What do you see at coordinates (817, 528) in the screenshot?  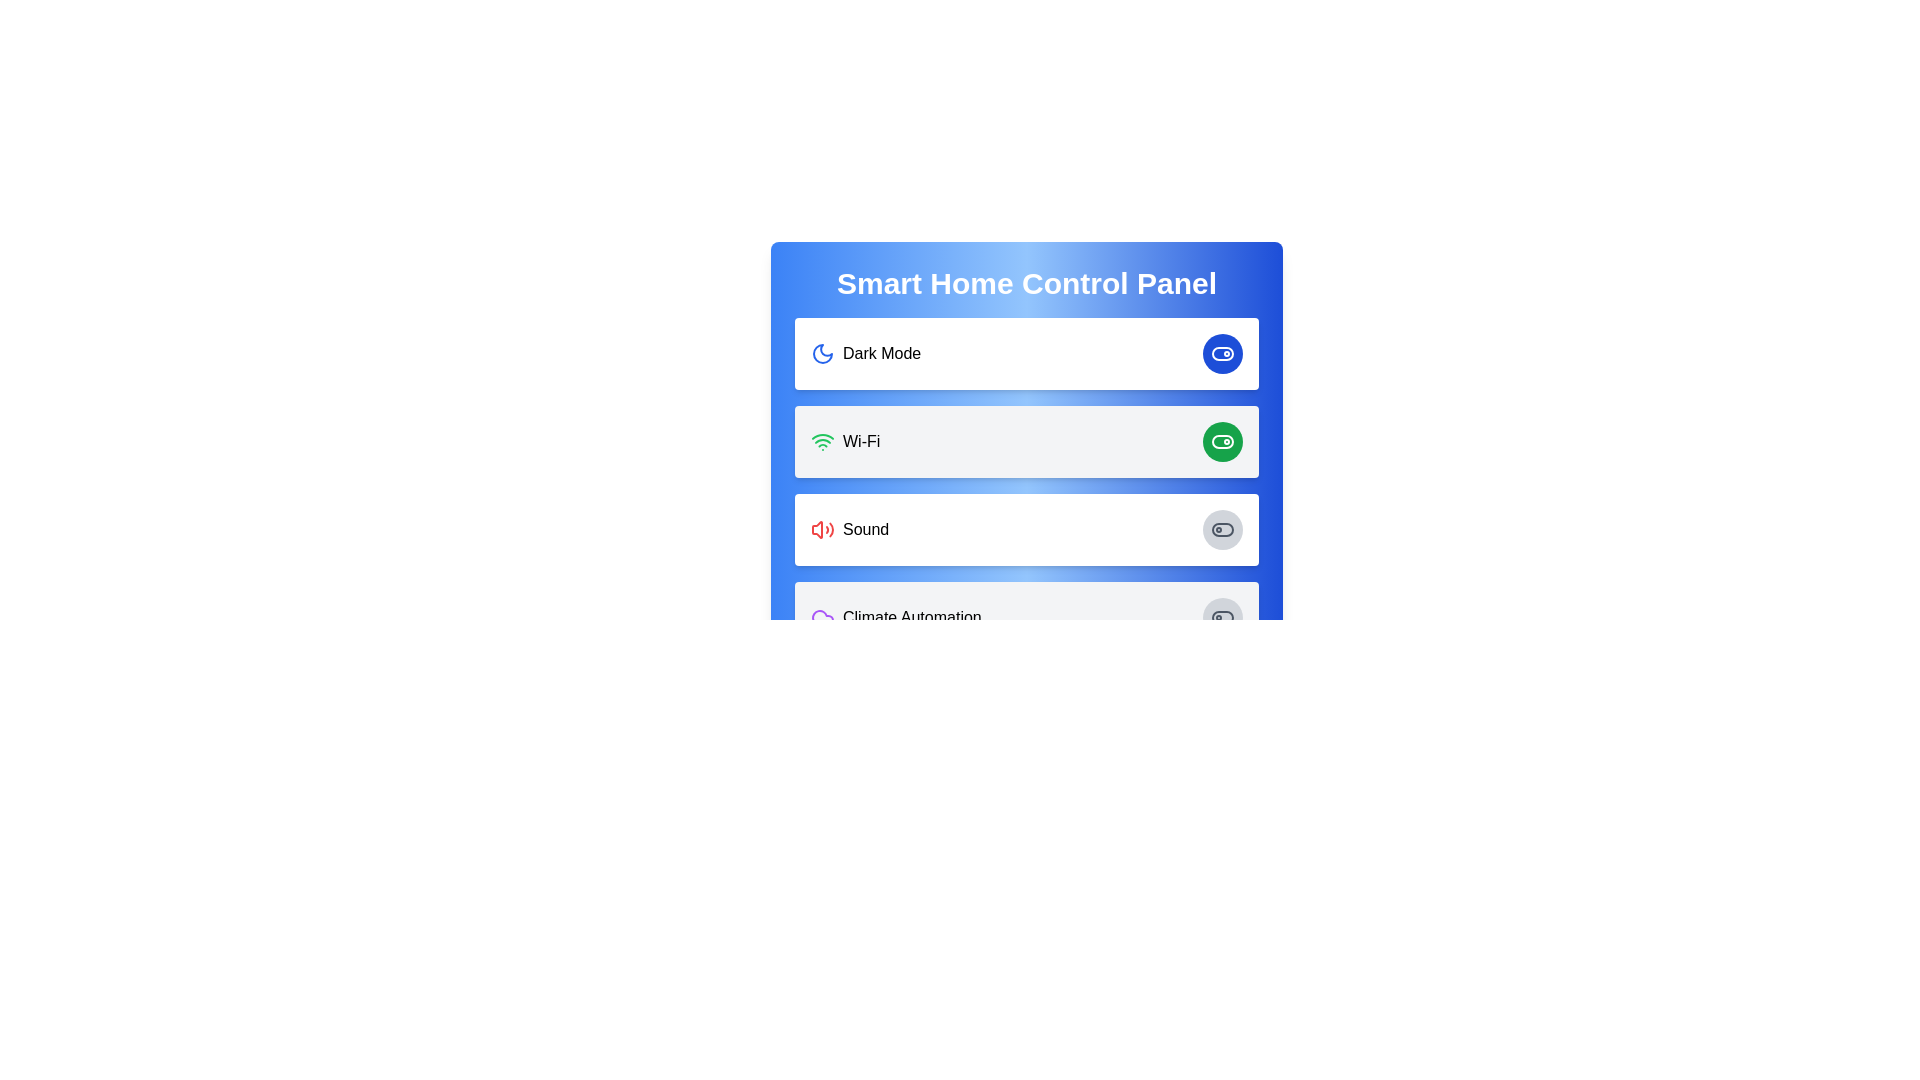 I see `red sound speaker vector graphic element within the Smart Home Control Panel's SVG icon to understand its functionality` at bounding box center [817, 528].